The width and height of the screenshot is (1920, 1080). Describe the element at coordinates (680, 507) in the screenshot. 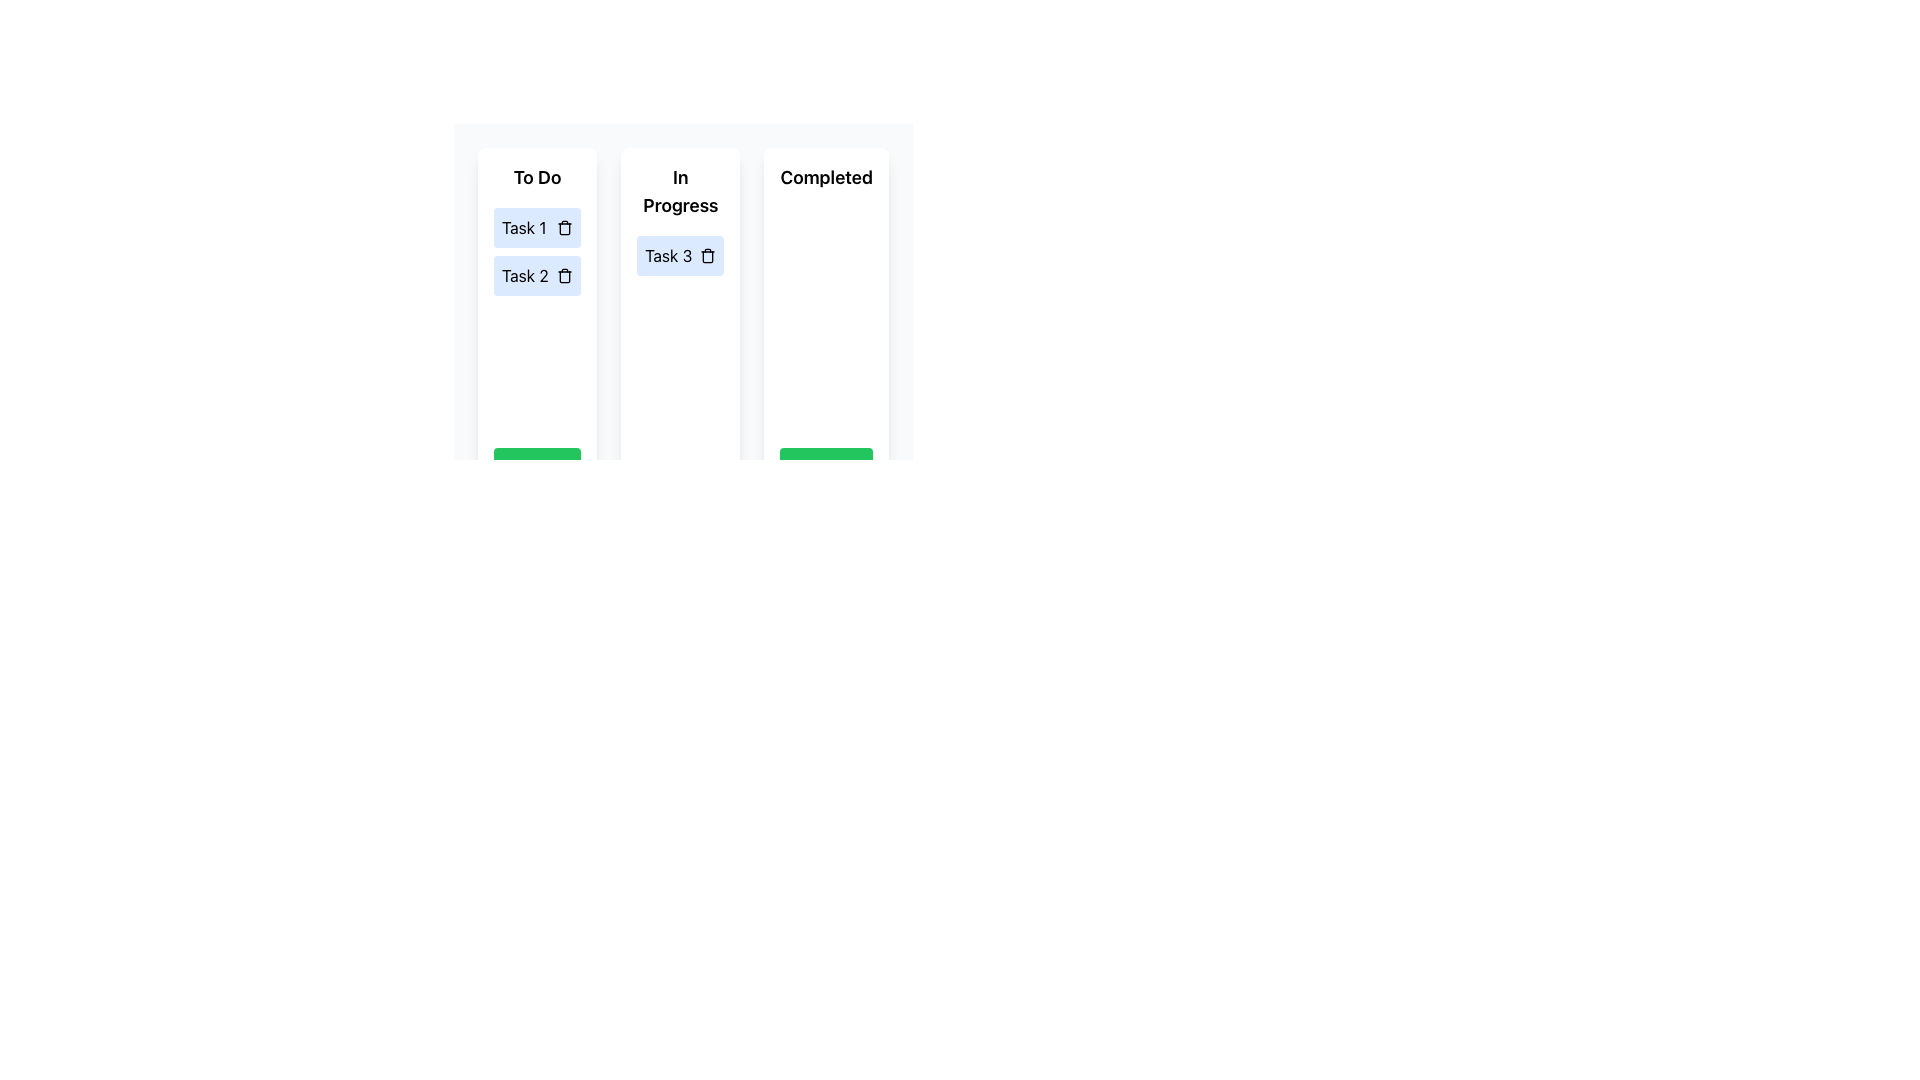

I see `the button that adds a new task to the 'In Progress' category` at that location.